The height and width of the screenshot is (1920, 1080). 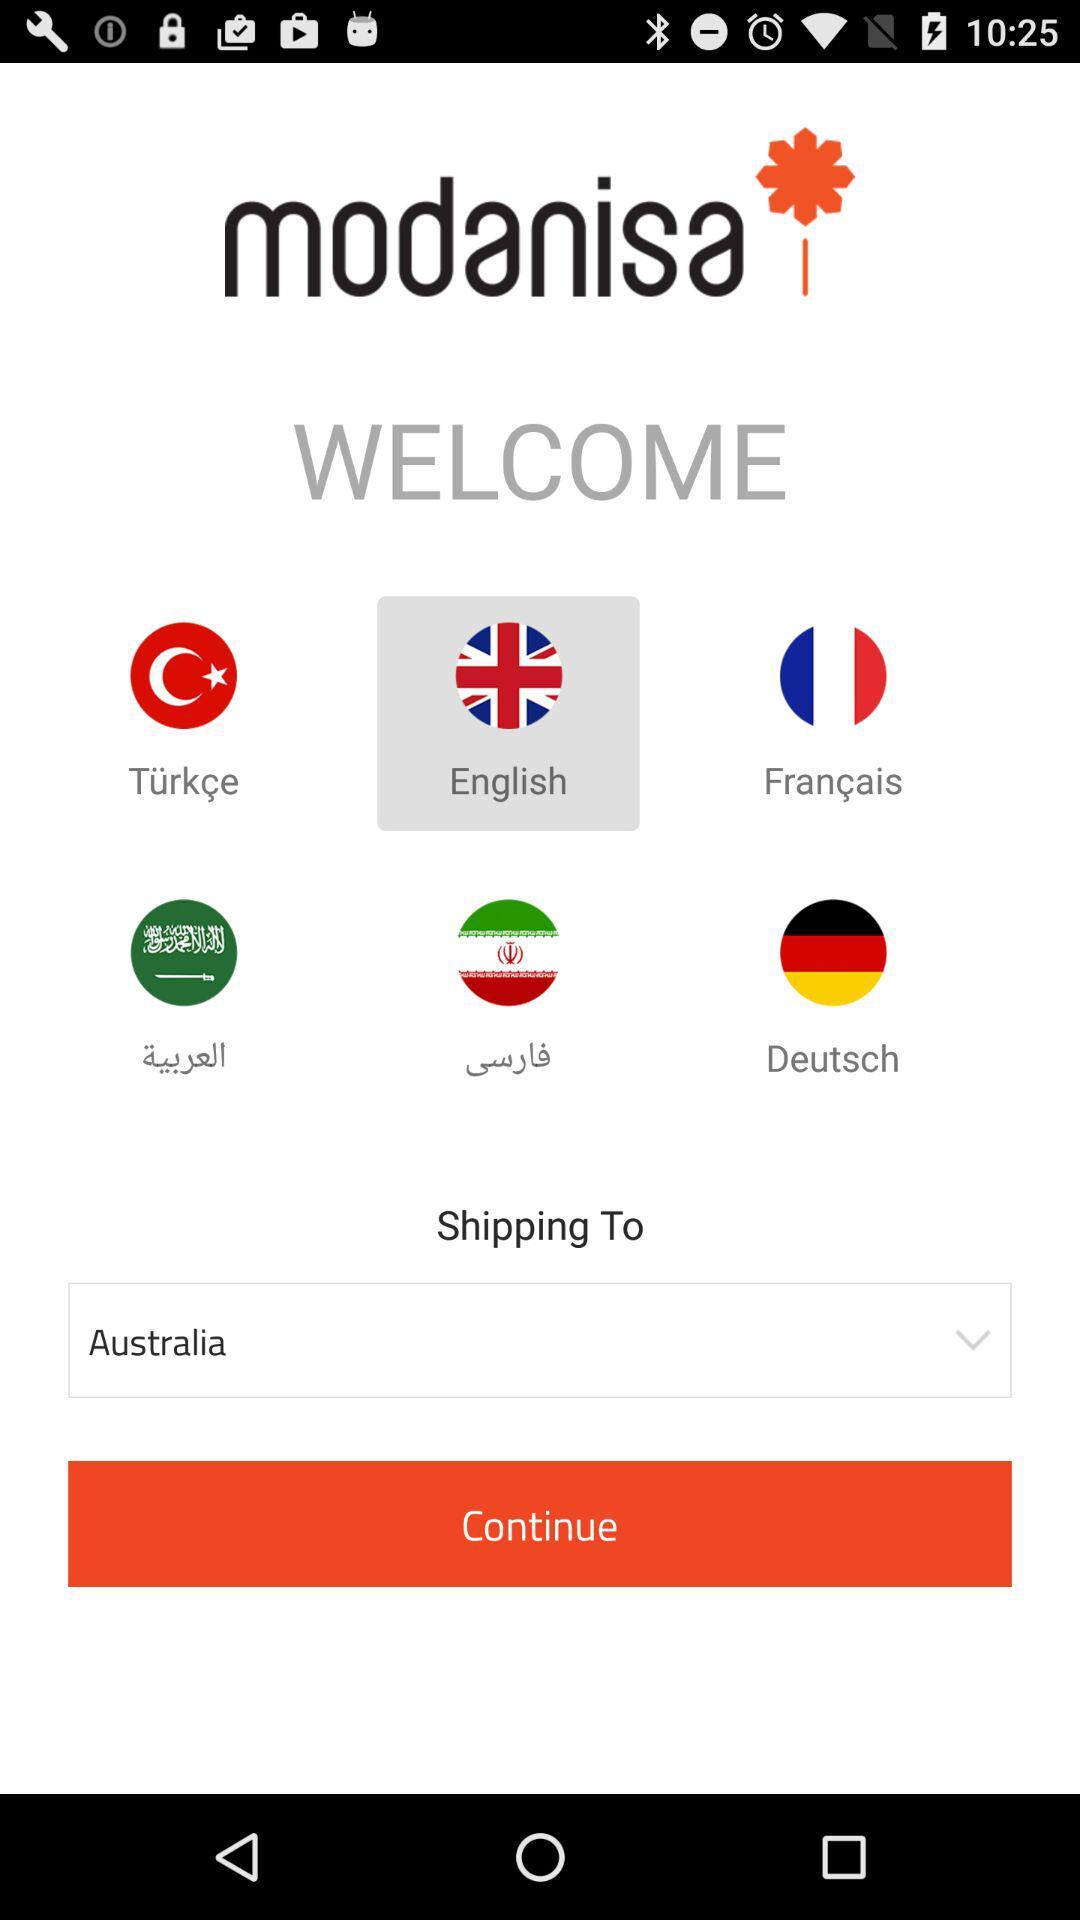 I want to click on language button, so click(x=507, y=951).